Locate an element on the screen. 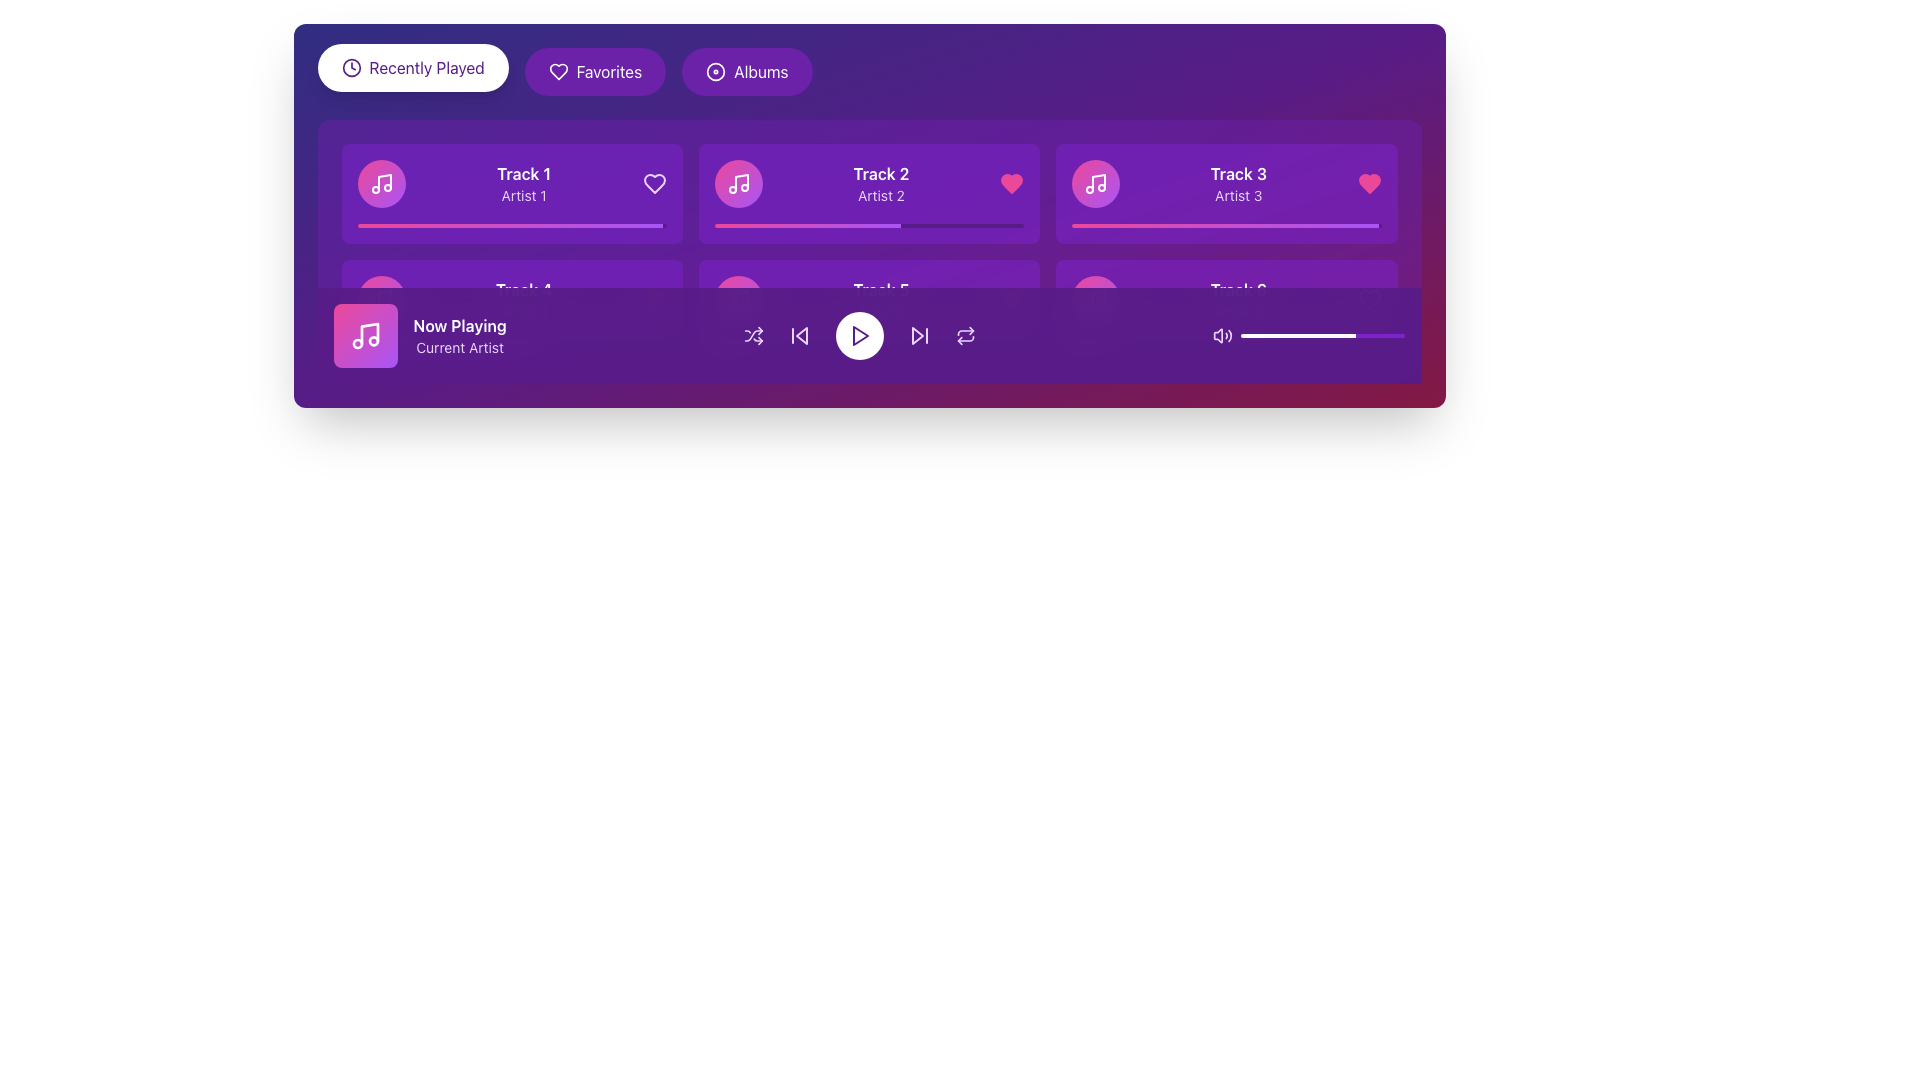 Image resolution: width=1920 pixels, height=1080 pixels. the music playback icon located at the center of the circular button on the leftmost side of the playback control bar at the bottom of the application interface is located at coordinates (737, 300).